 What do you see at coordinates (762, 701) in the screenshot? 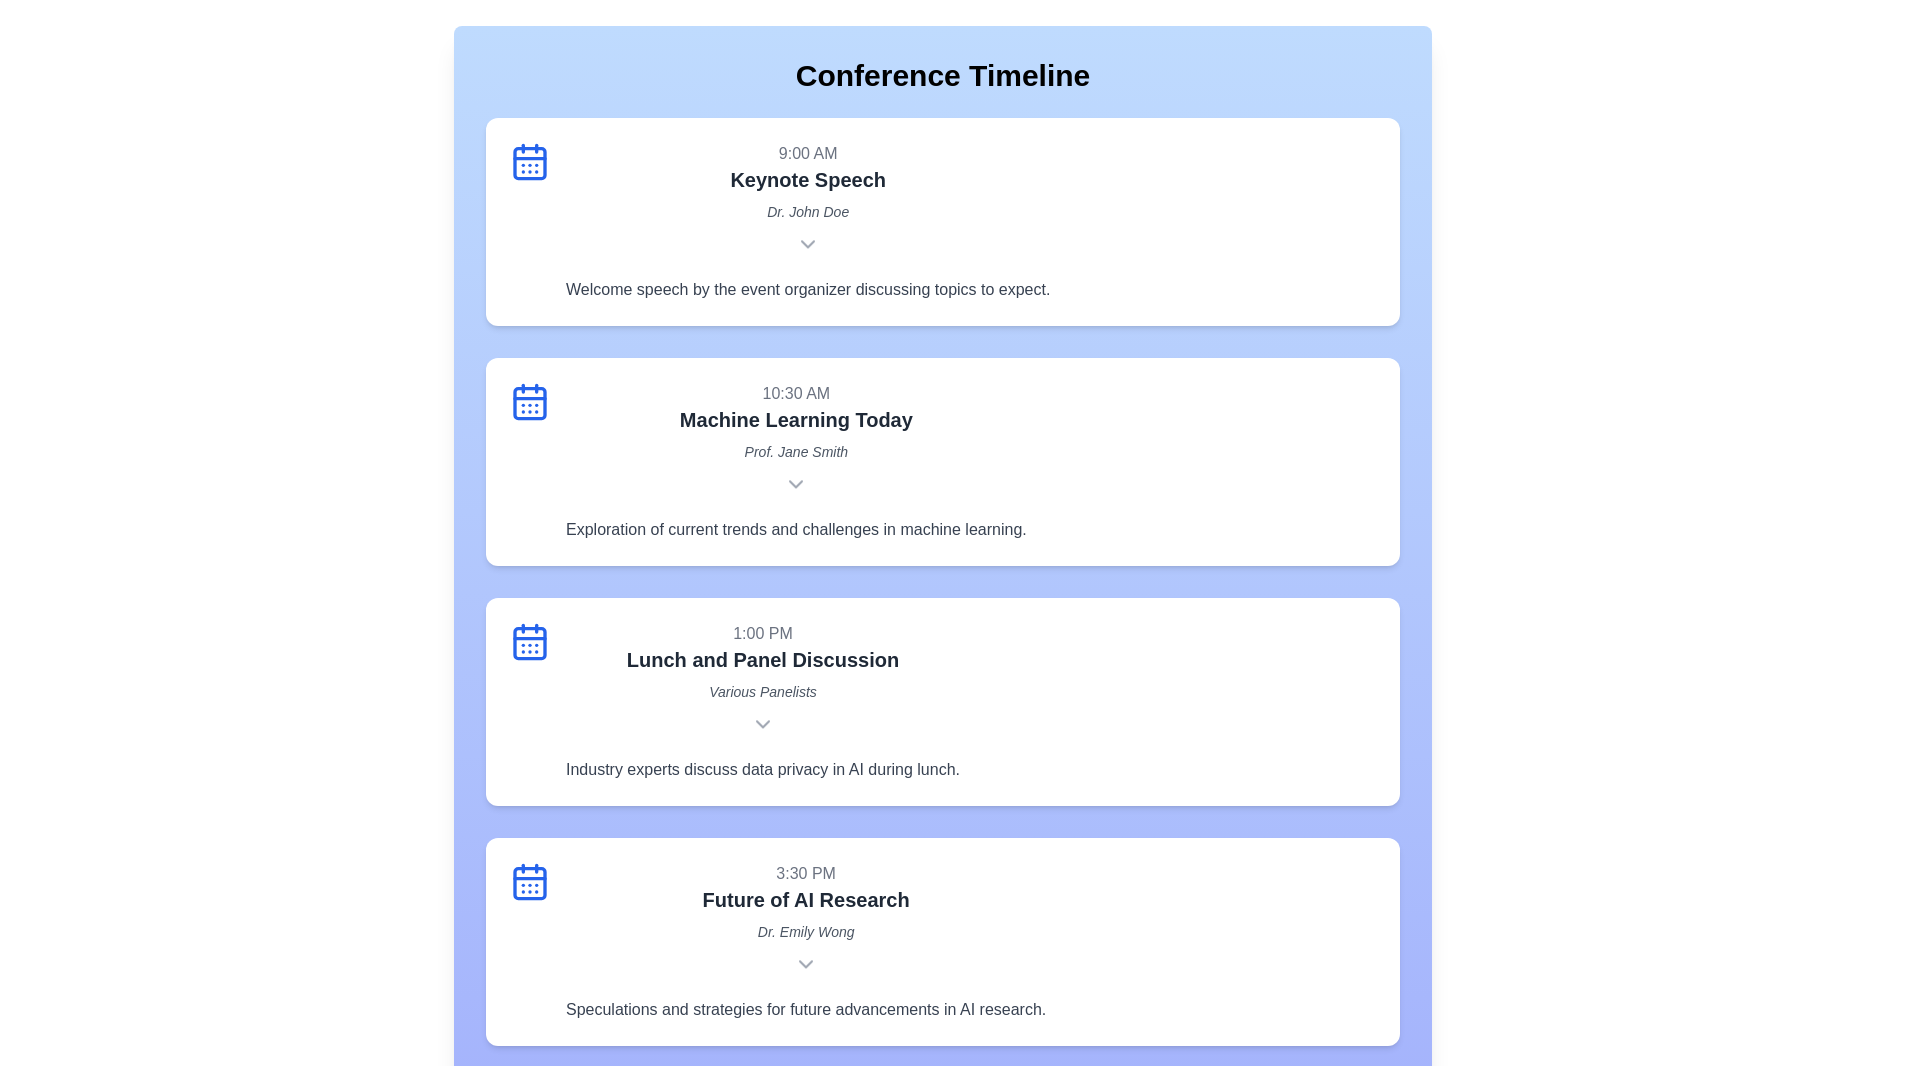
I see `information contained in the third informational block in the timeline interface, which provides details about a specific event including time, title, speaker(s), and description` at bounding box center [762, 701].